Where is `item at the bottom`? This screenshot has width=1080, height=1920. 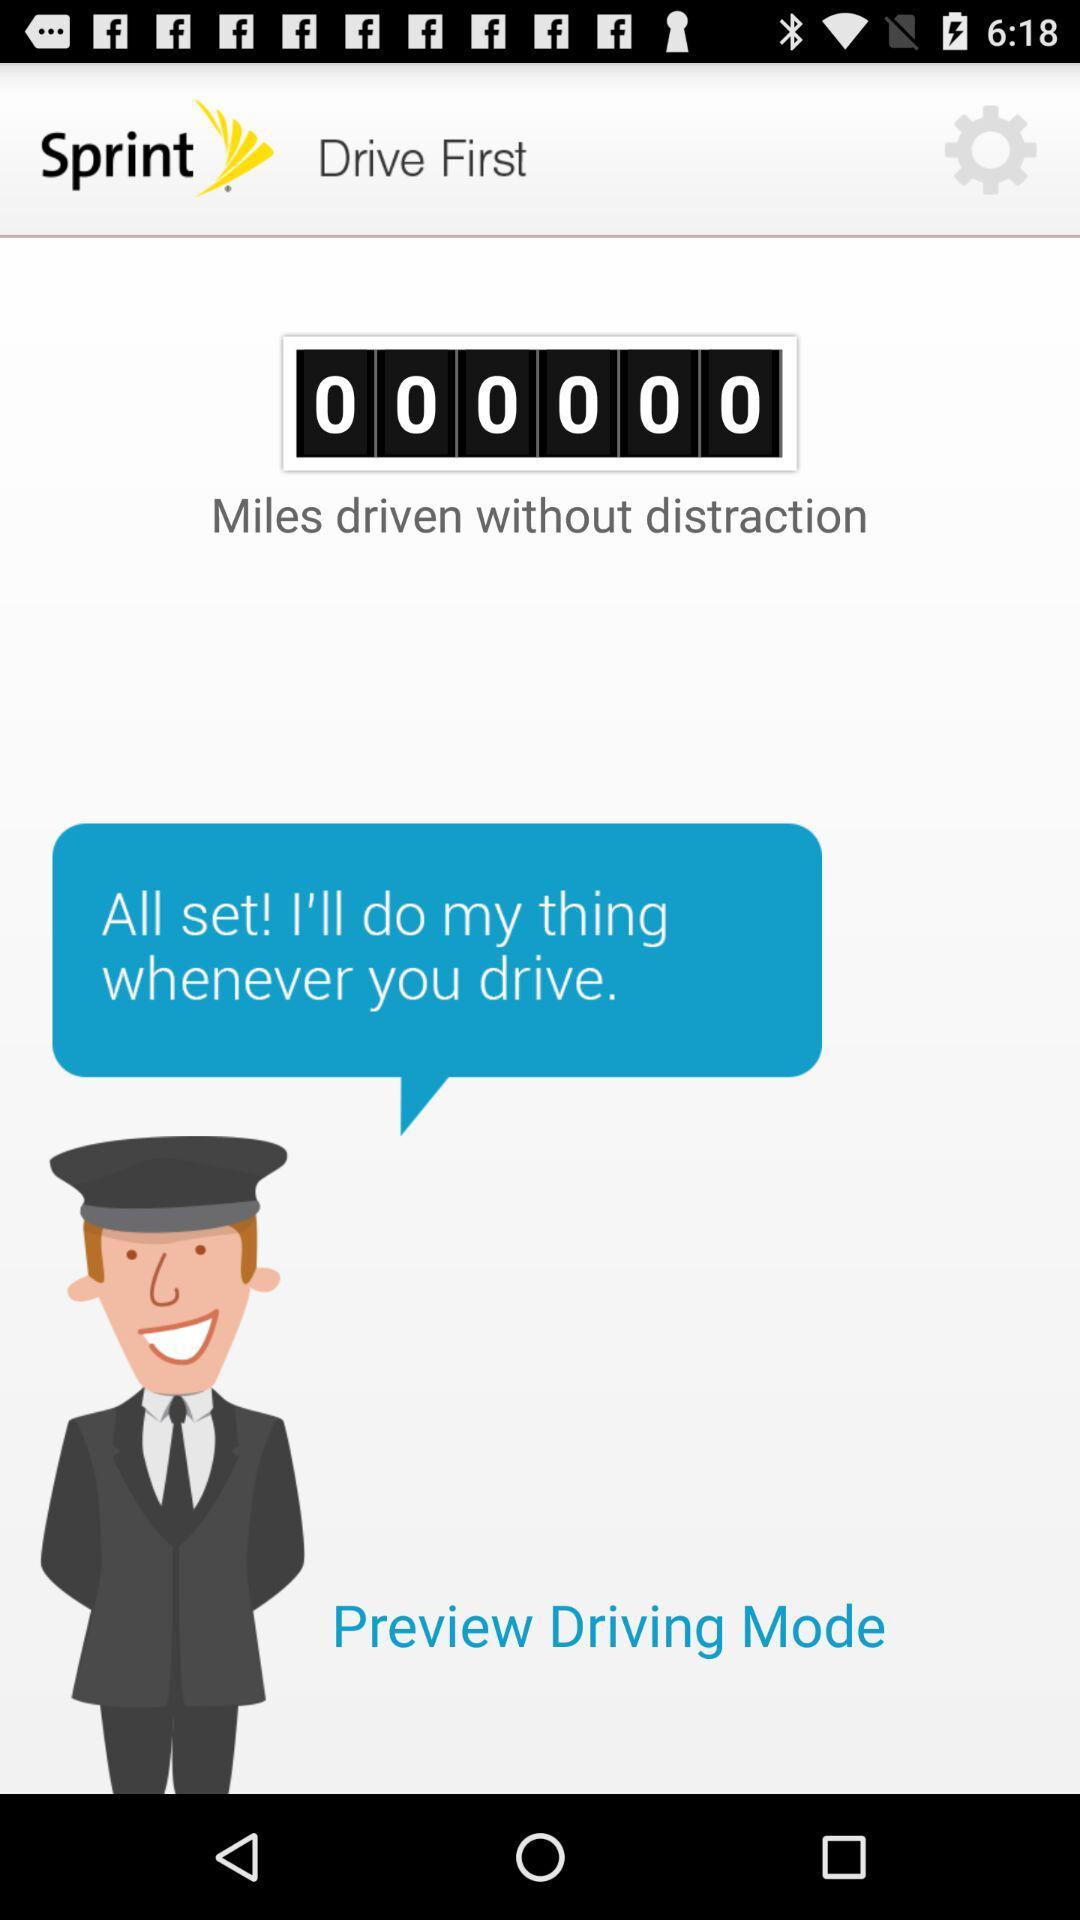
item at the bottom is located at coordinates (608, 1624).